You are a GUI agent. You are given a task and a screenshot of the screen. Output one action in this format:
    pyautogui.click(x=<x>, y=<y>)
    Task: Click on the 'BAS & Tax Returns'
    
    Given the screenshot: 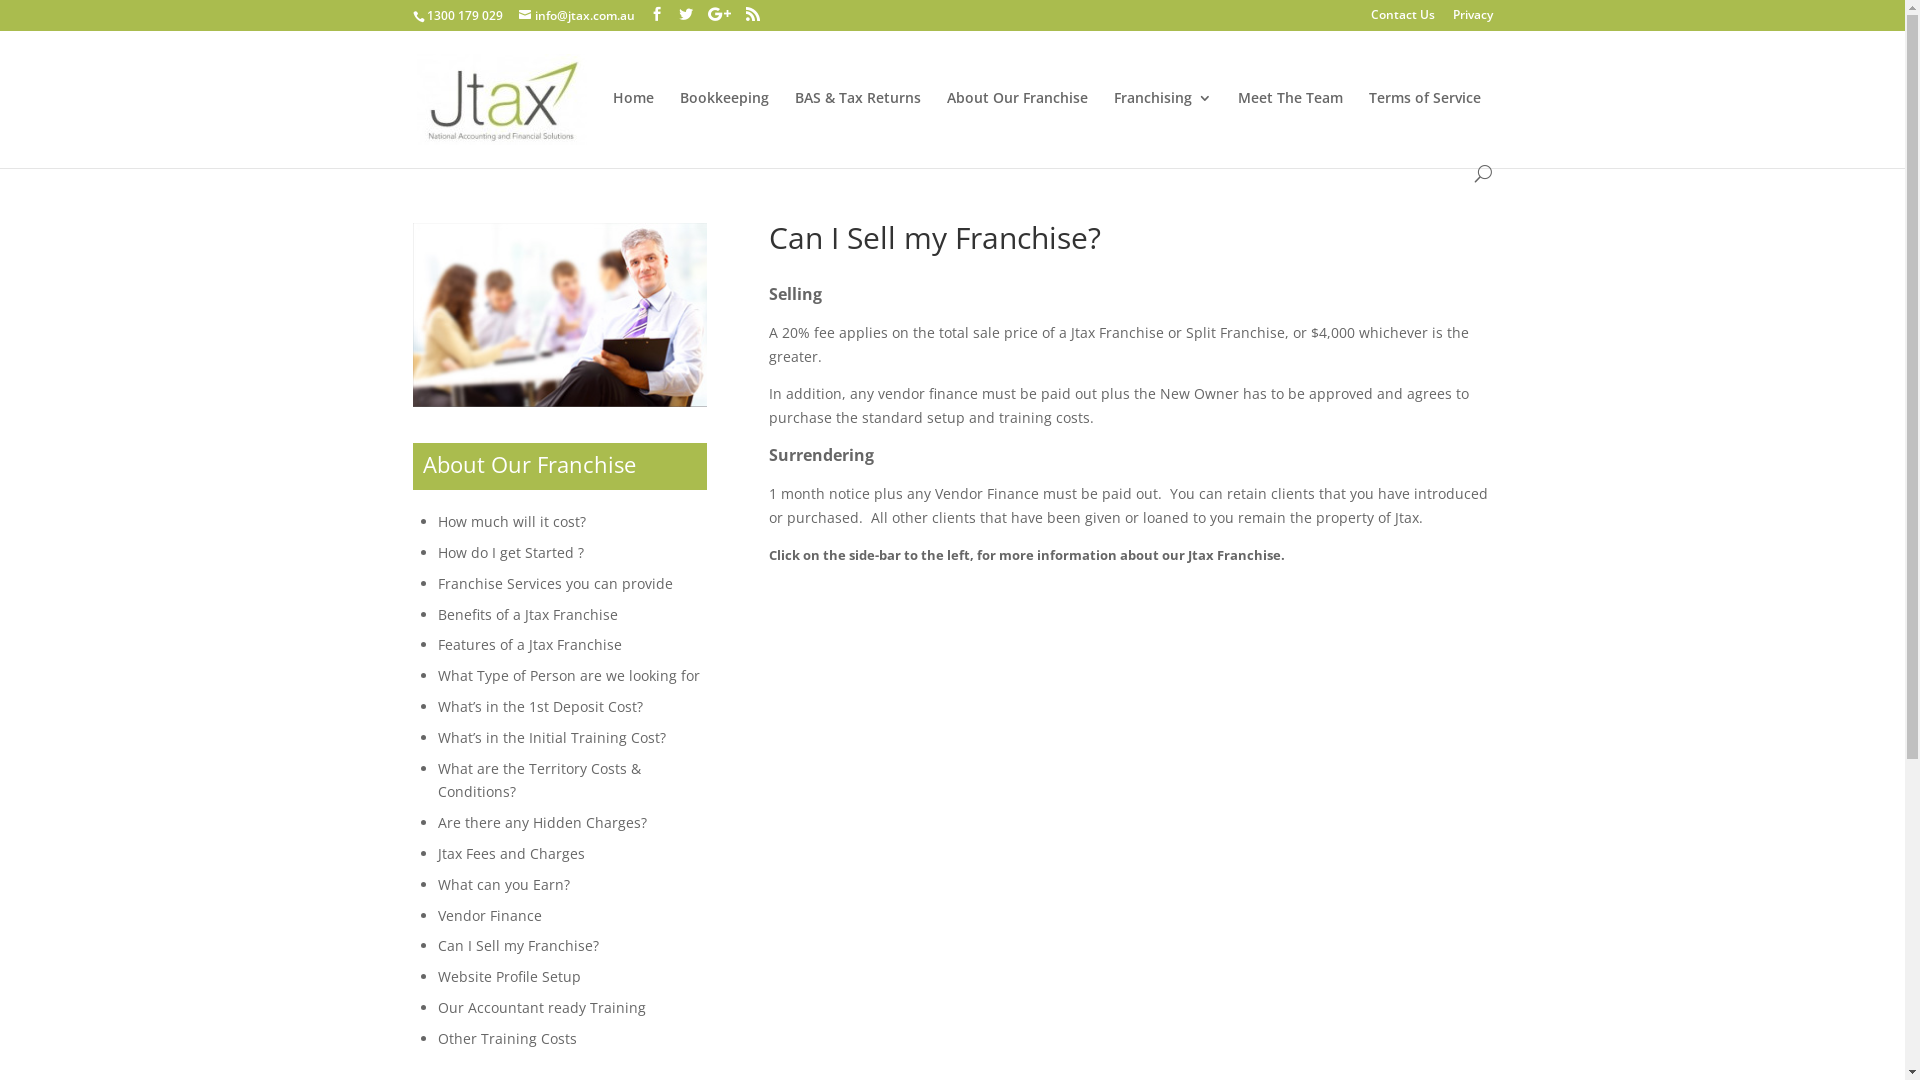 What is the action you would take?
    pyautogui.click(x=792, y=127)
    